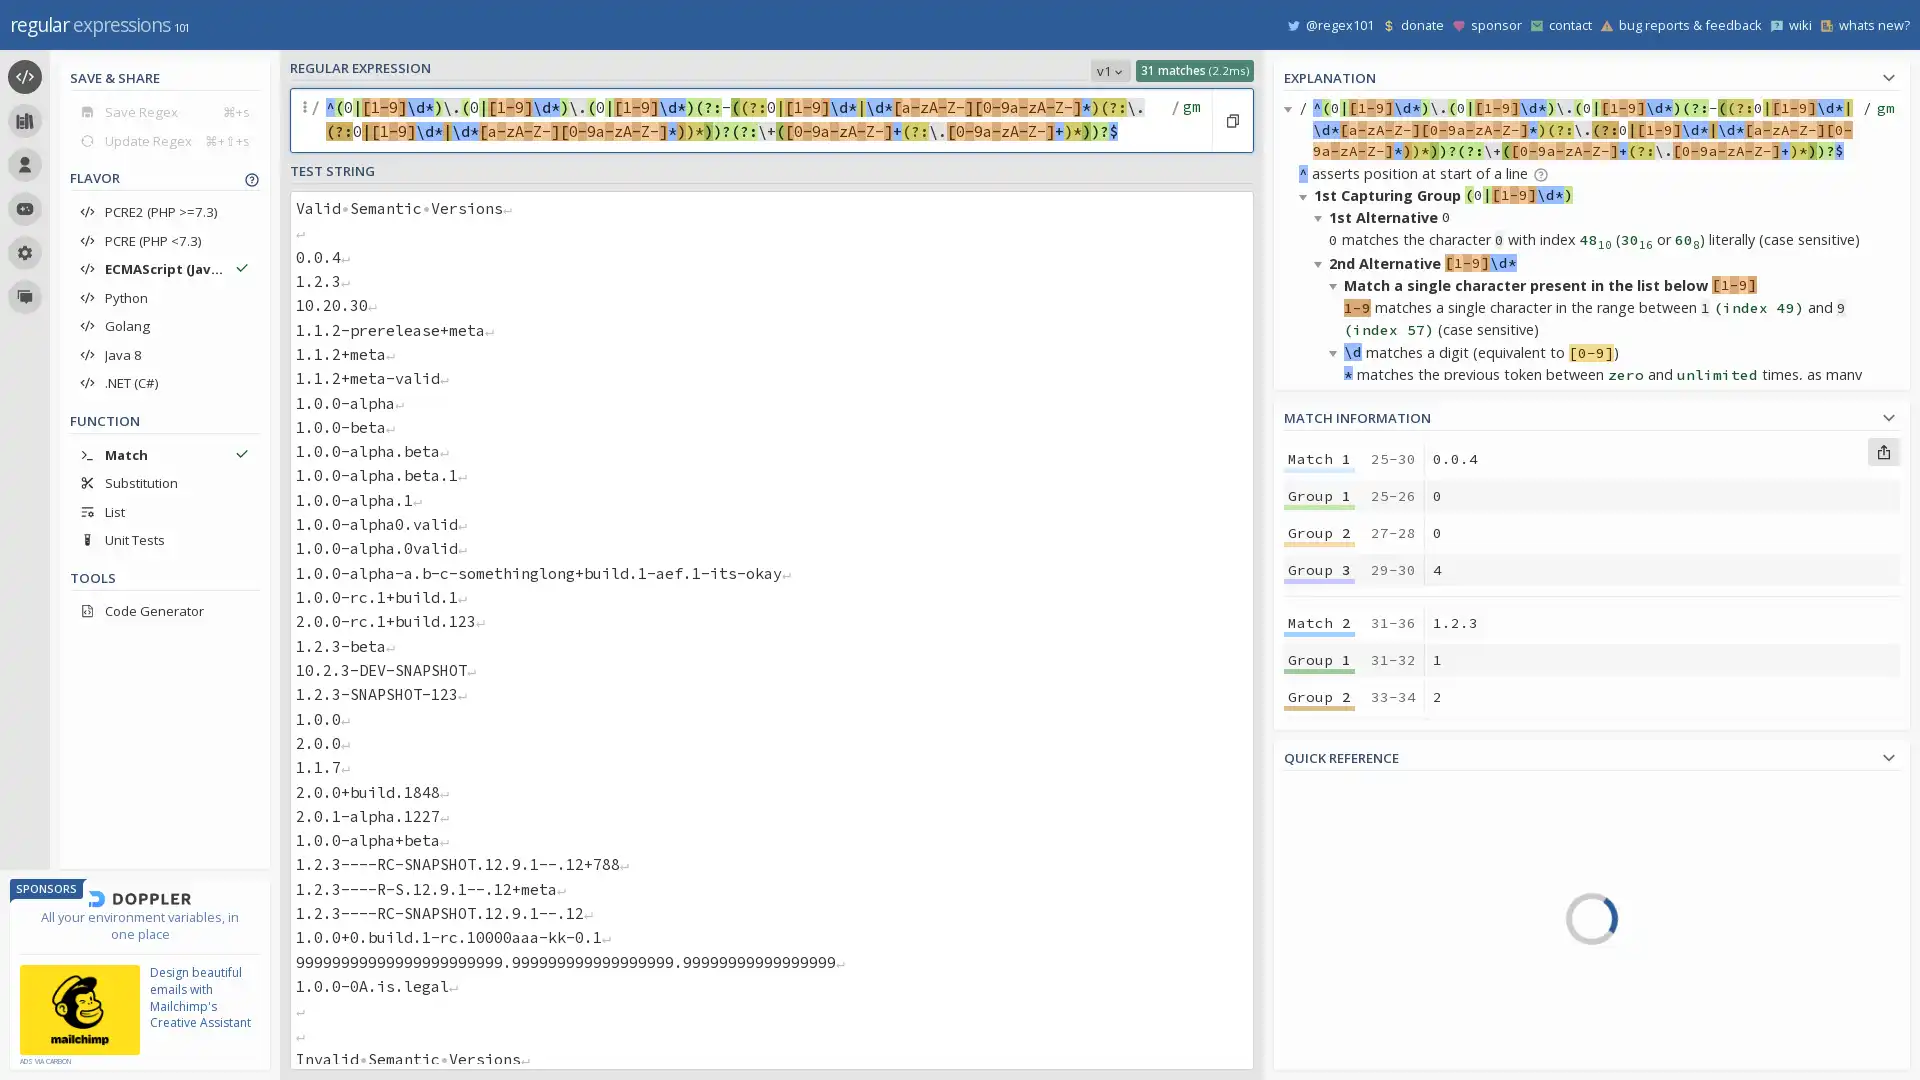 The height and width of the screenshot is (1080, 1920). I want to click on MATCH INFORMATION, so click(1591, 414).